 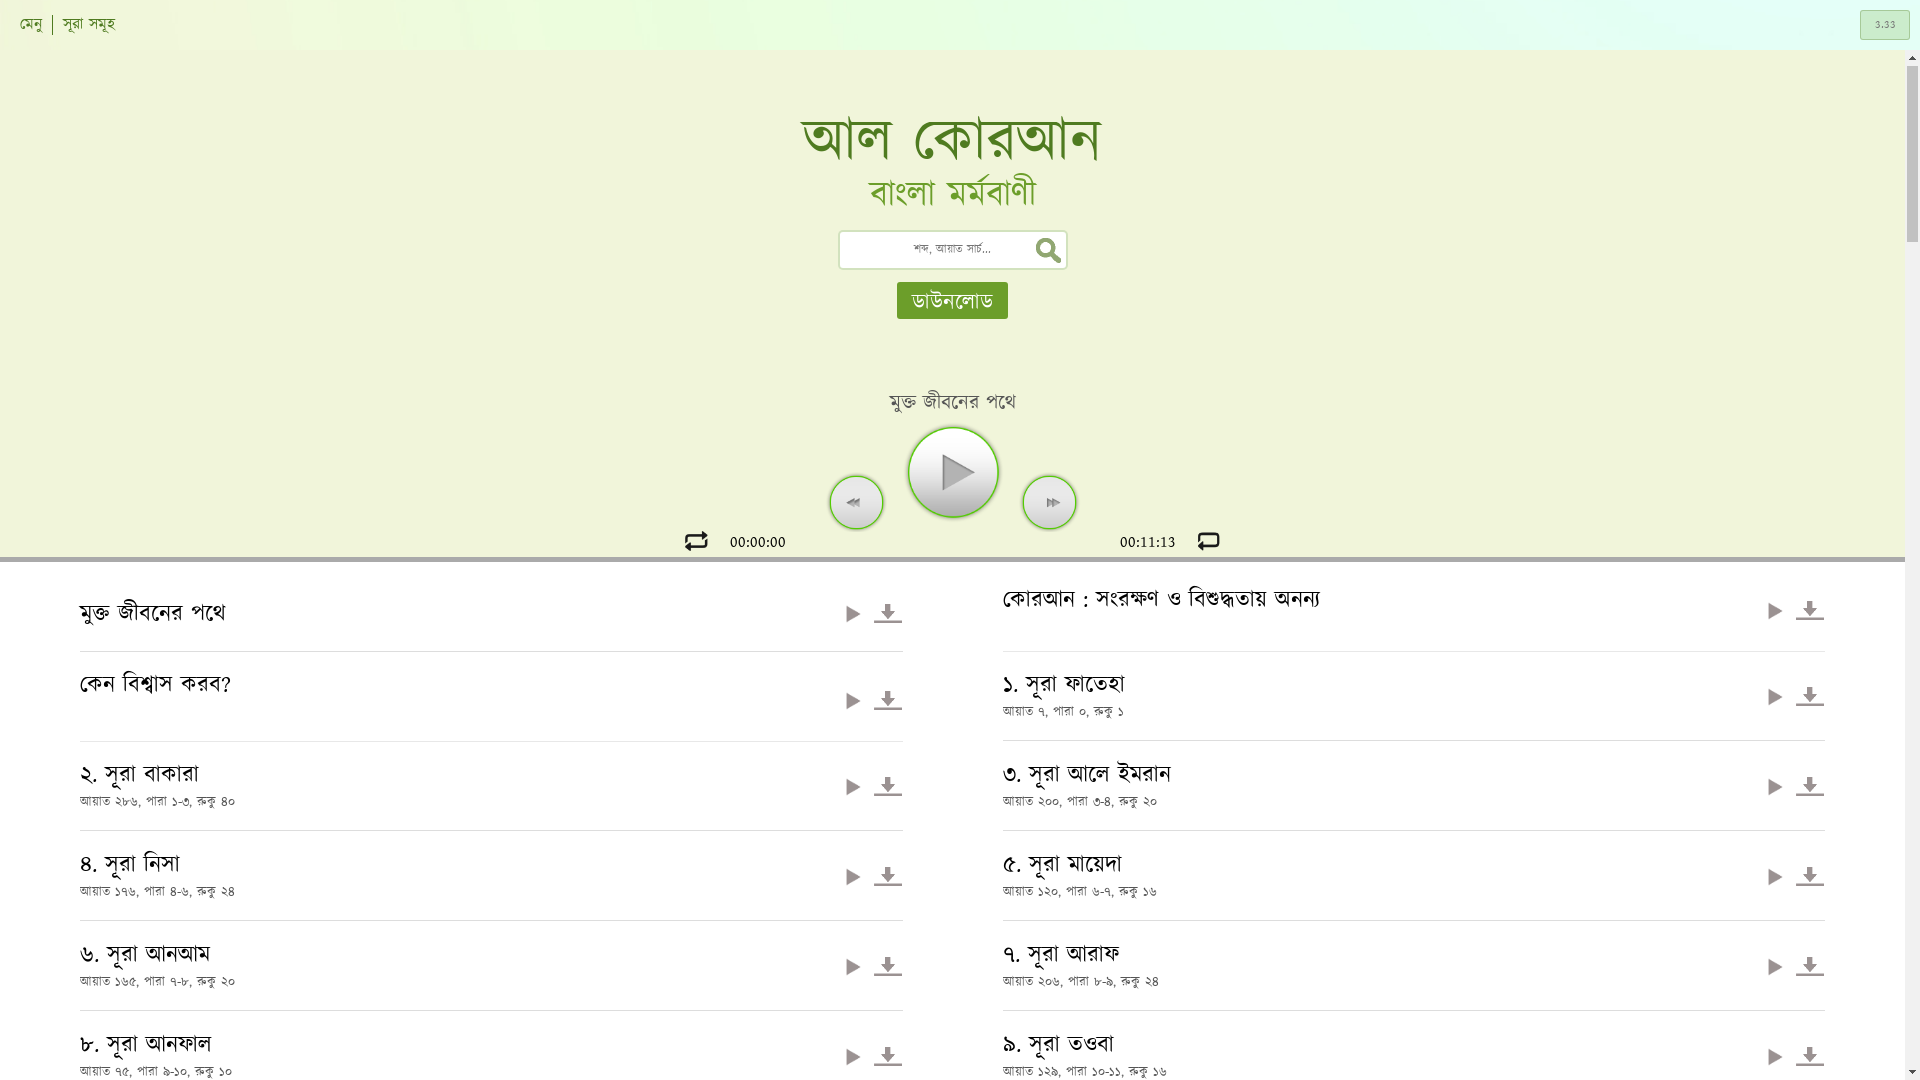 I want to click on 'Download', so click(x=886, y=785).